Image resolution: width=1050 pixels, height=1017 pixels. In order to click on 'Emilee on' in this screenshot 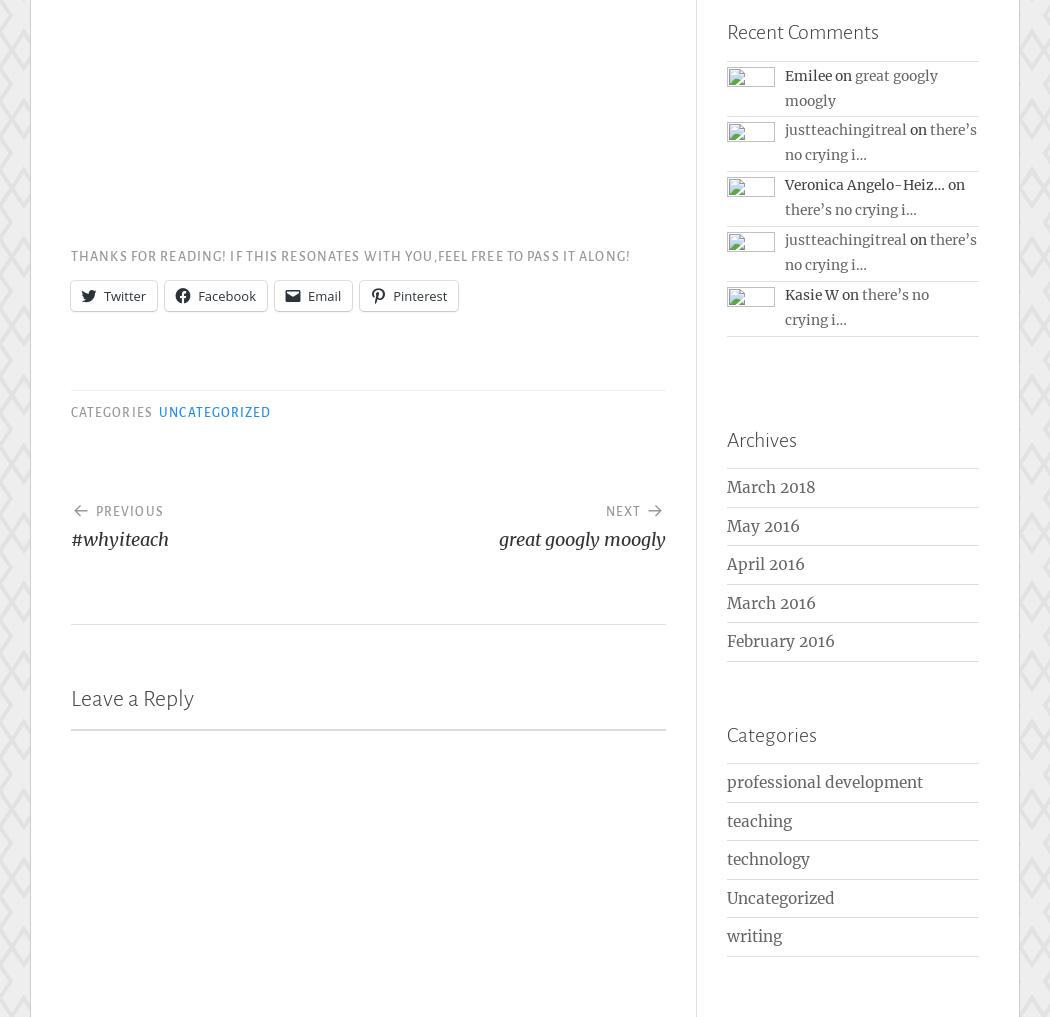, I will do `click(819, 74)`.